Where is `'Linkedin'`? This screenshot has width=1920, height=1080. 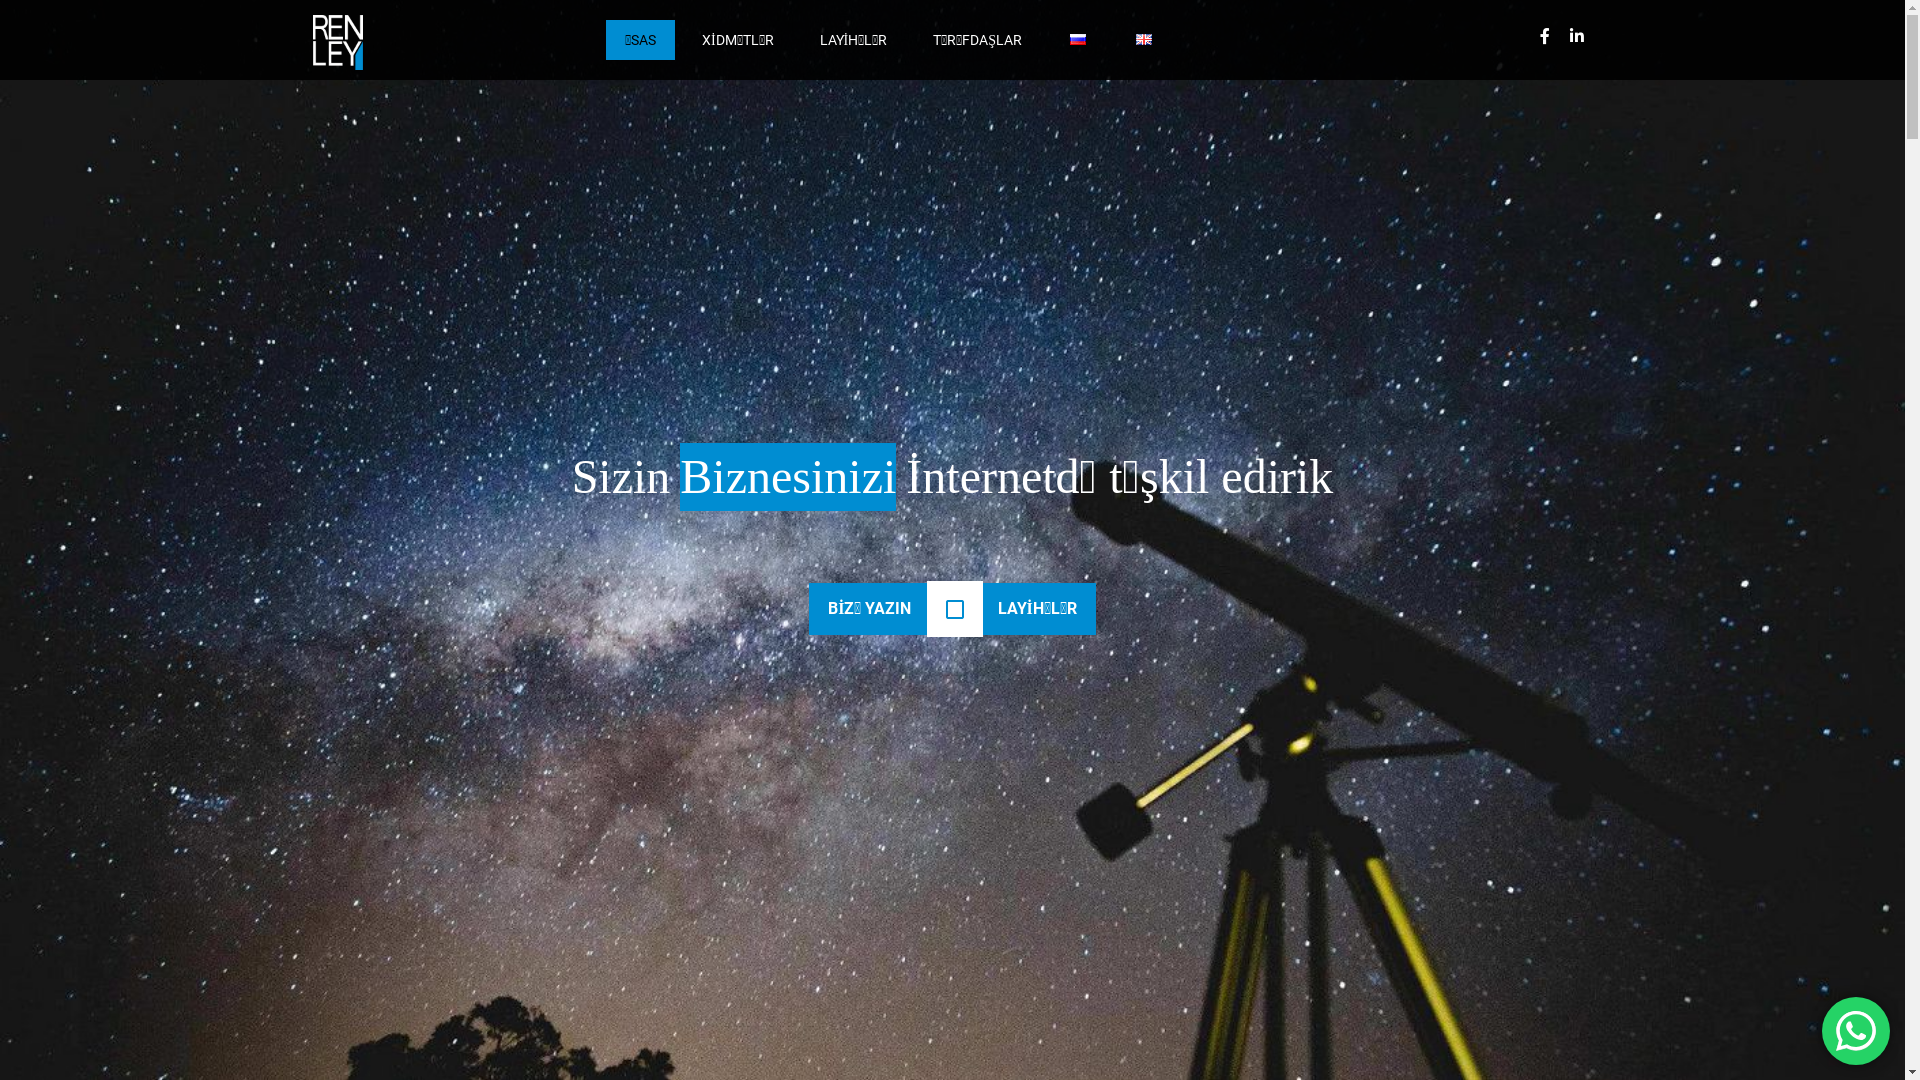 'Linkedin' is located at coordinates (1559, 35).